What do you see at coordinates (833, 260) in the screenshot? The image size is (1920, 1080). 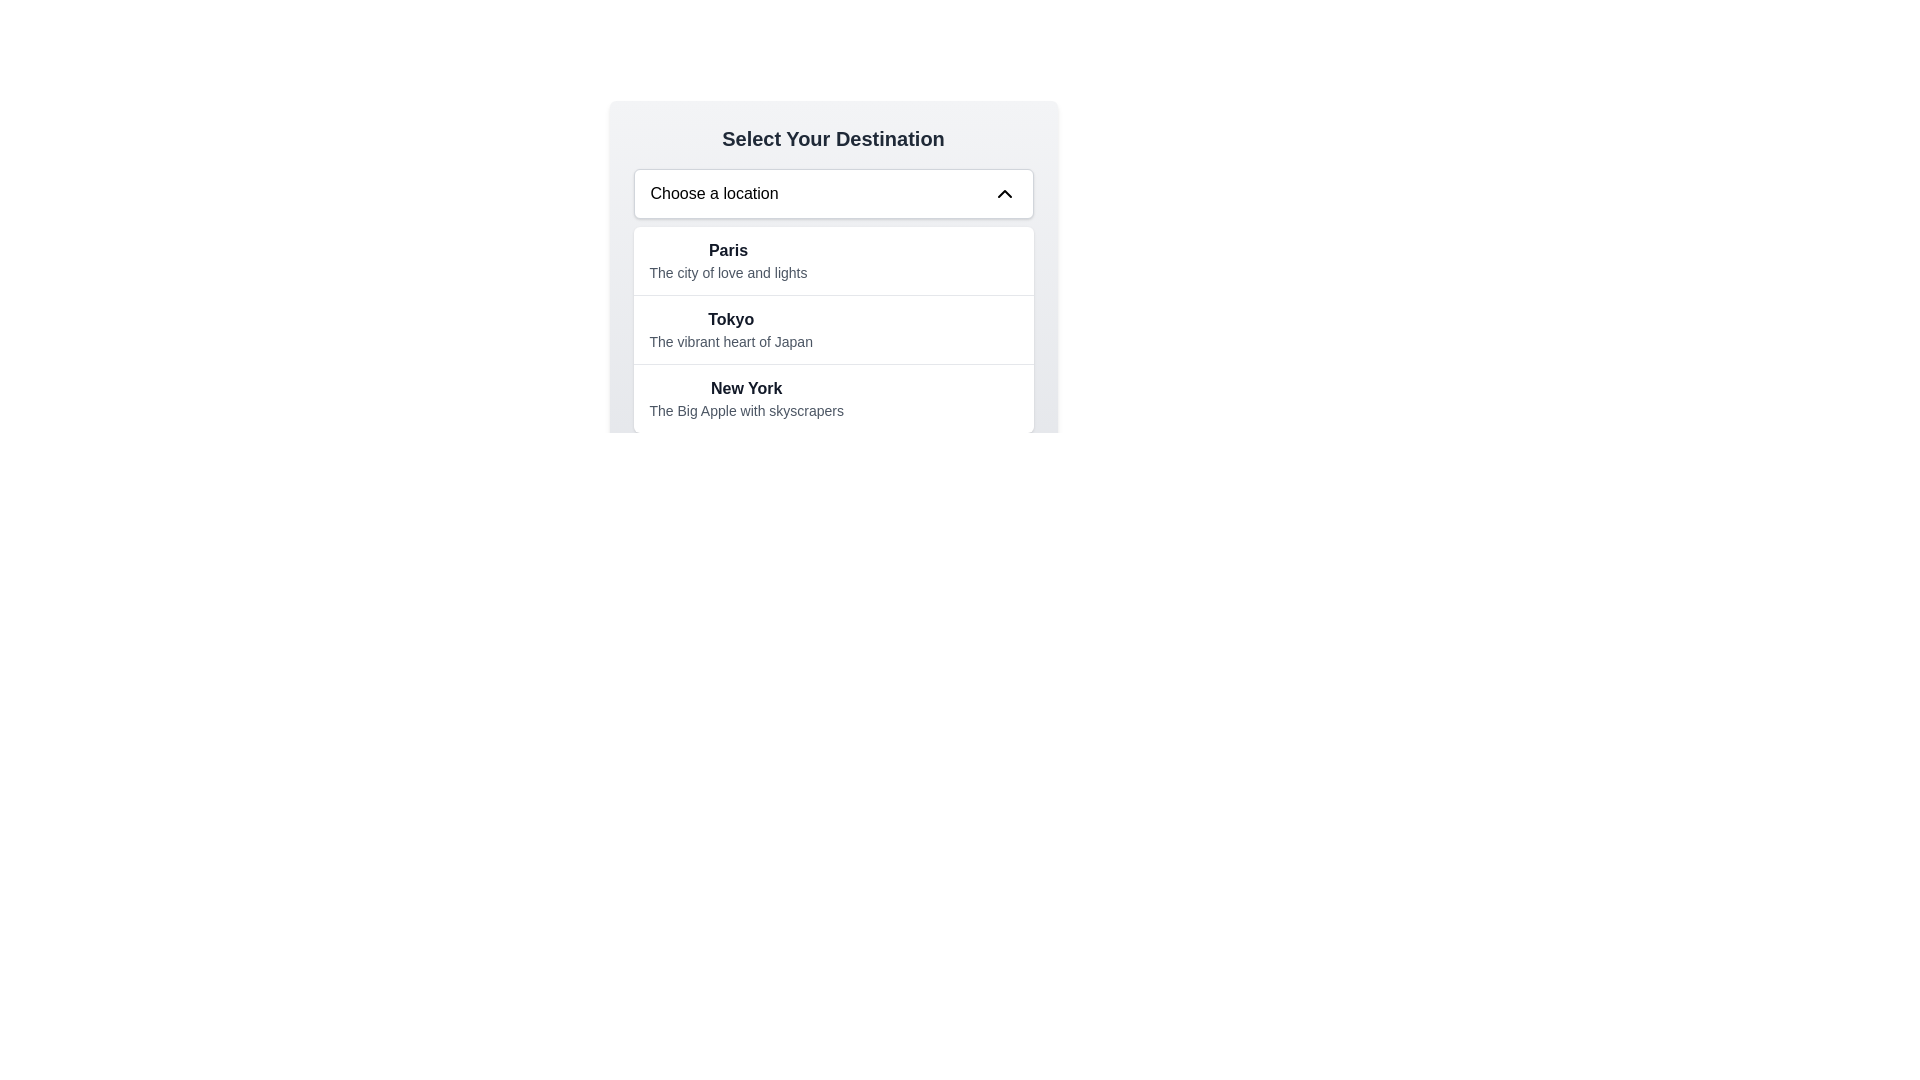 I see `to select the 'Paris' option in the dropdown menu, which is the first item in the list below 'Choose a location.'` at bounding box center [833, 260].